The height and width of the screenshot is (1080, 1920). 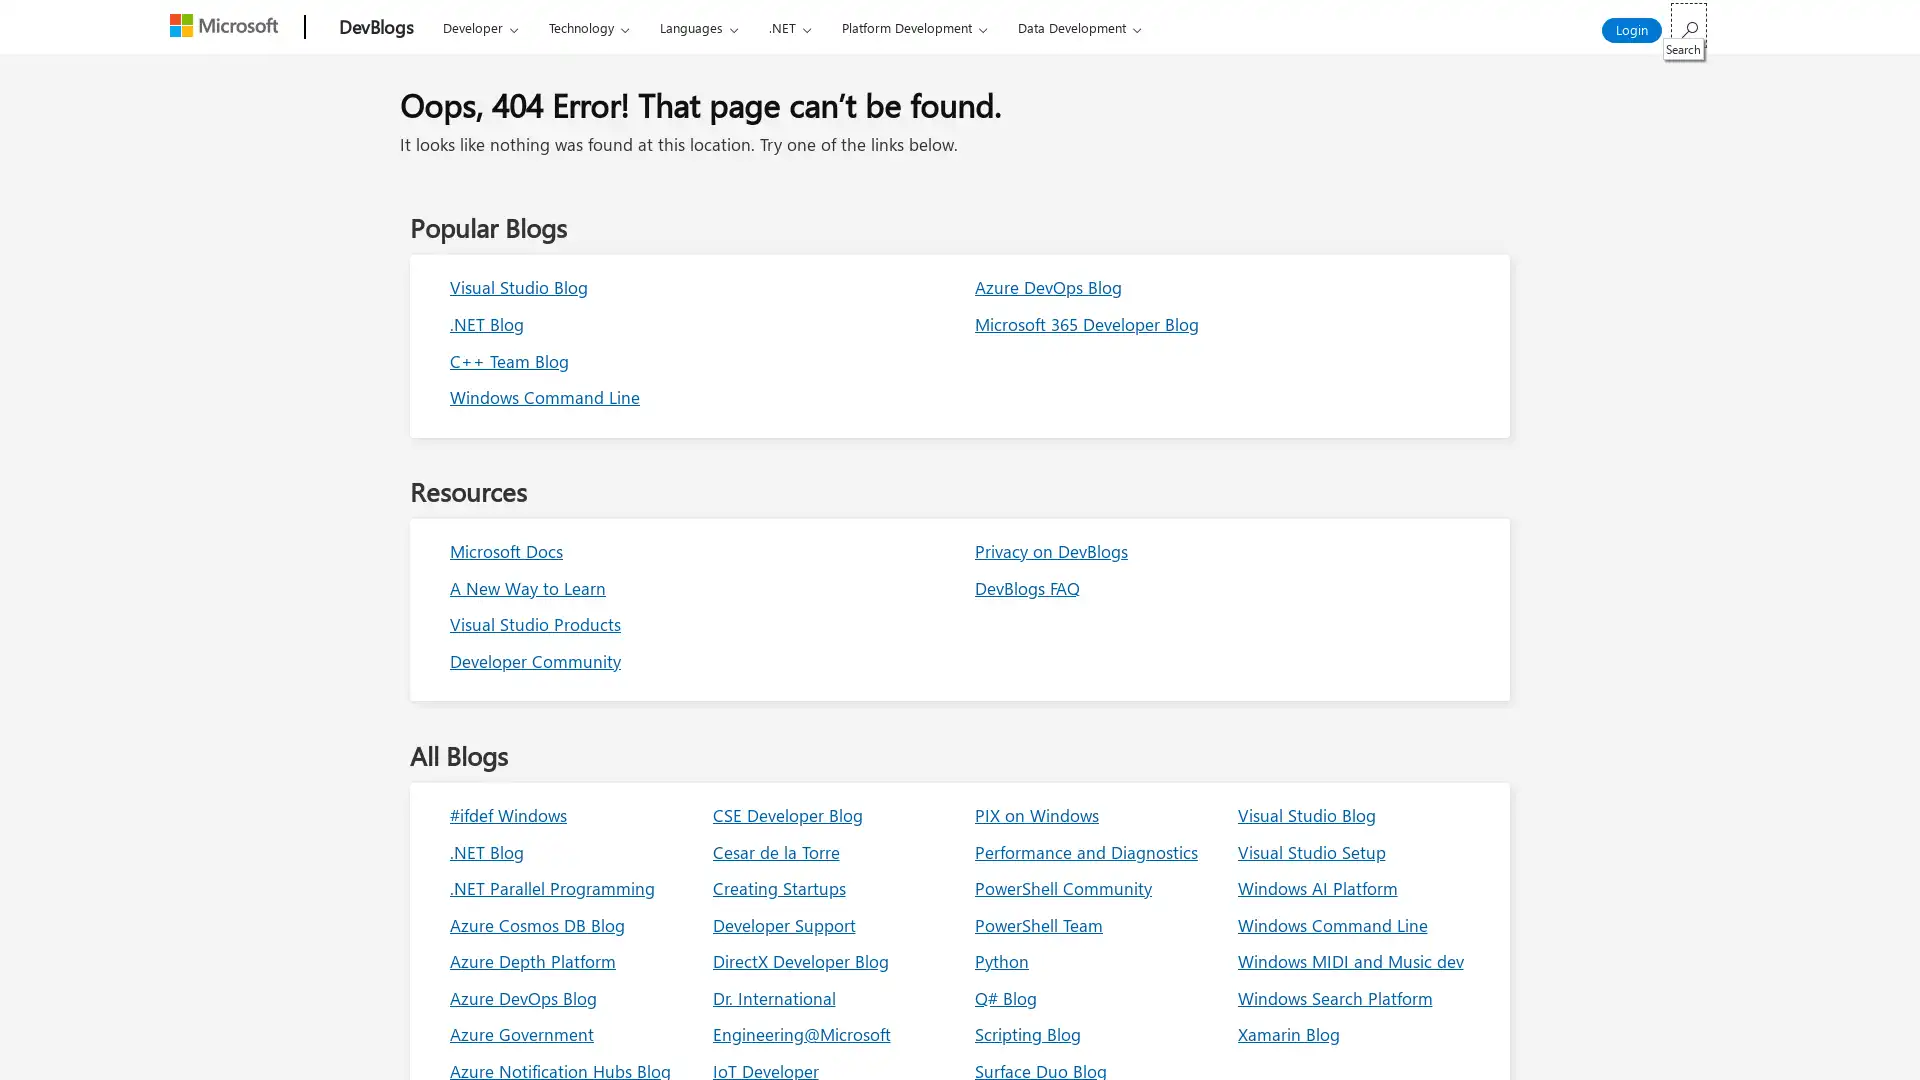 I want to click on Developer, so click(x=480, y=27).